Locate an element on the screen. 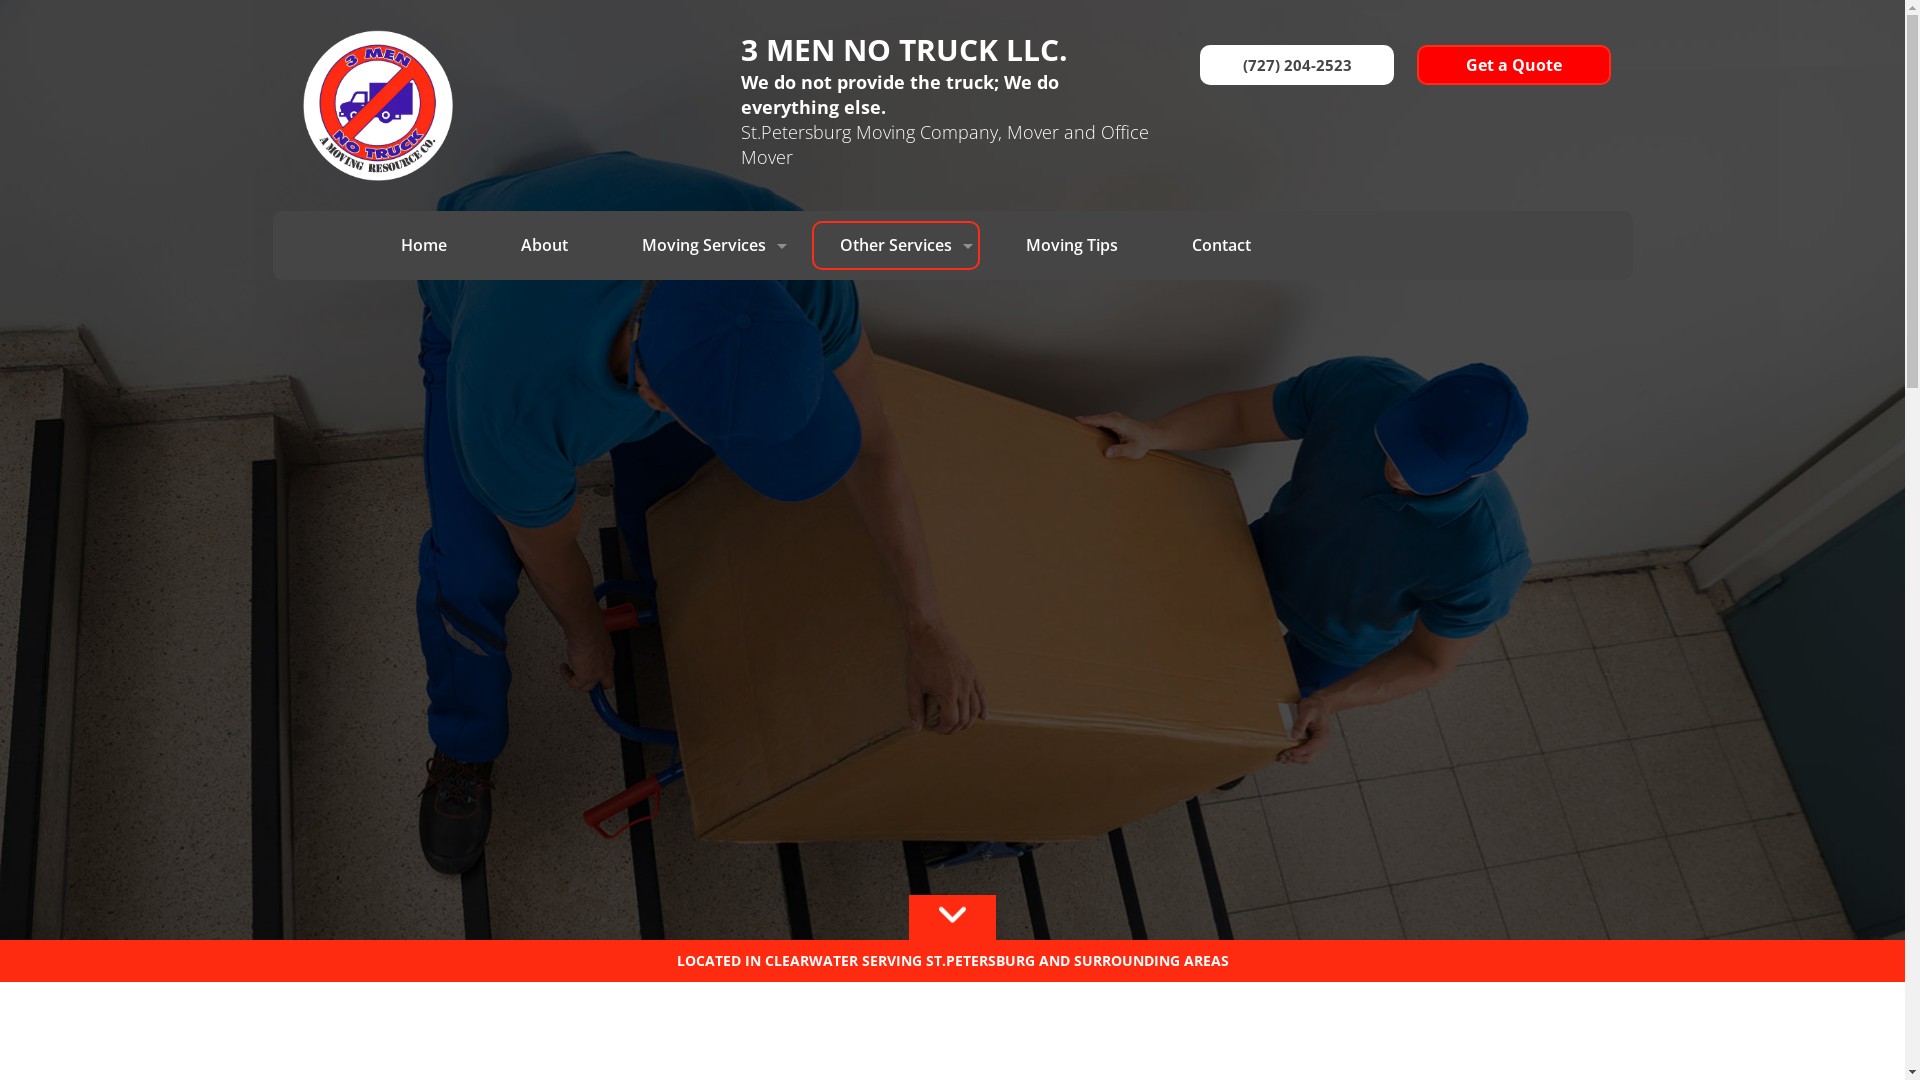 The image size is (1920, 1080). 'Lab and Medical Equipment' is located at coordinates (704, 528).